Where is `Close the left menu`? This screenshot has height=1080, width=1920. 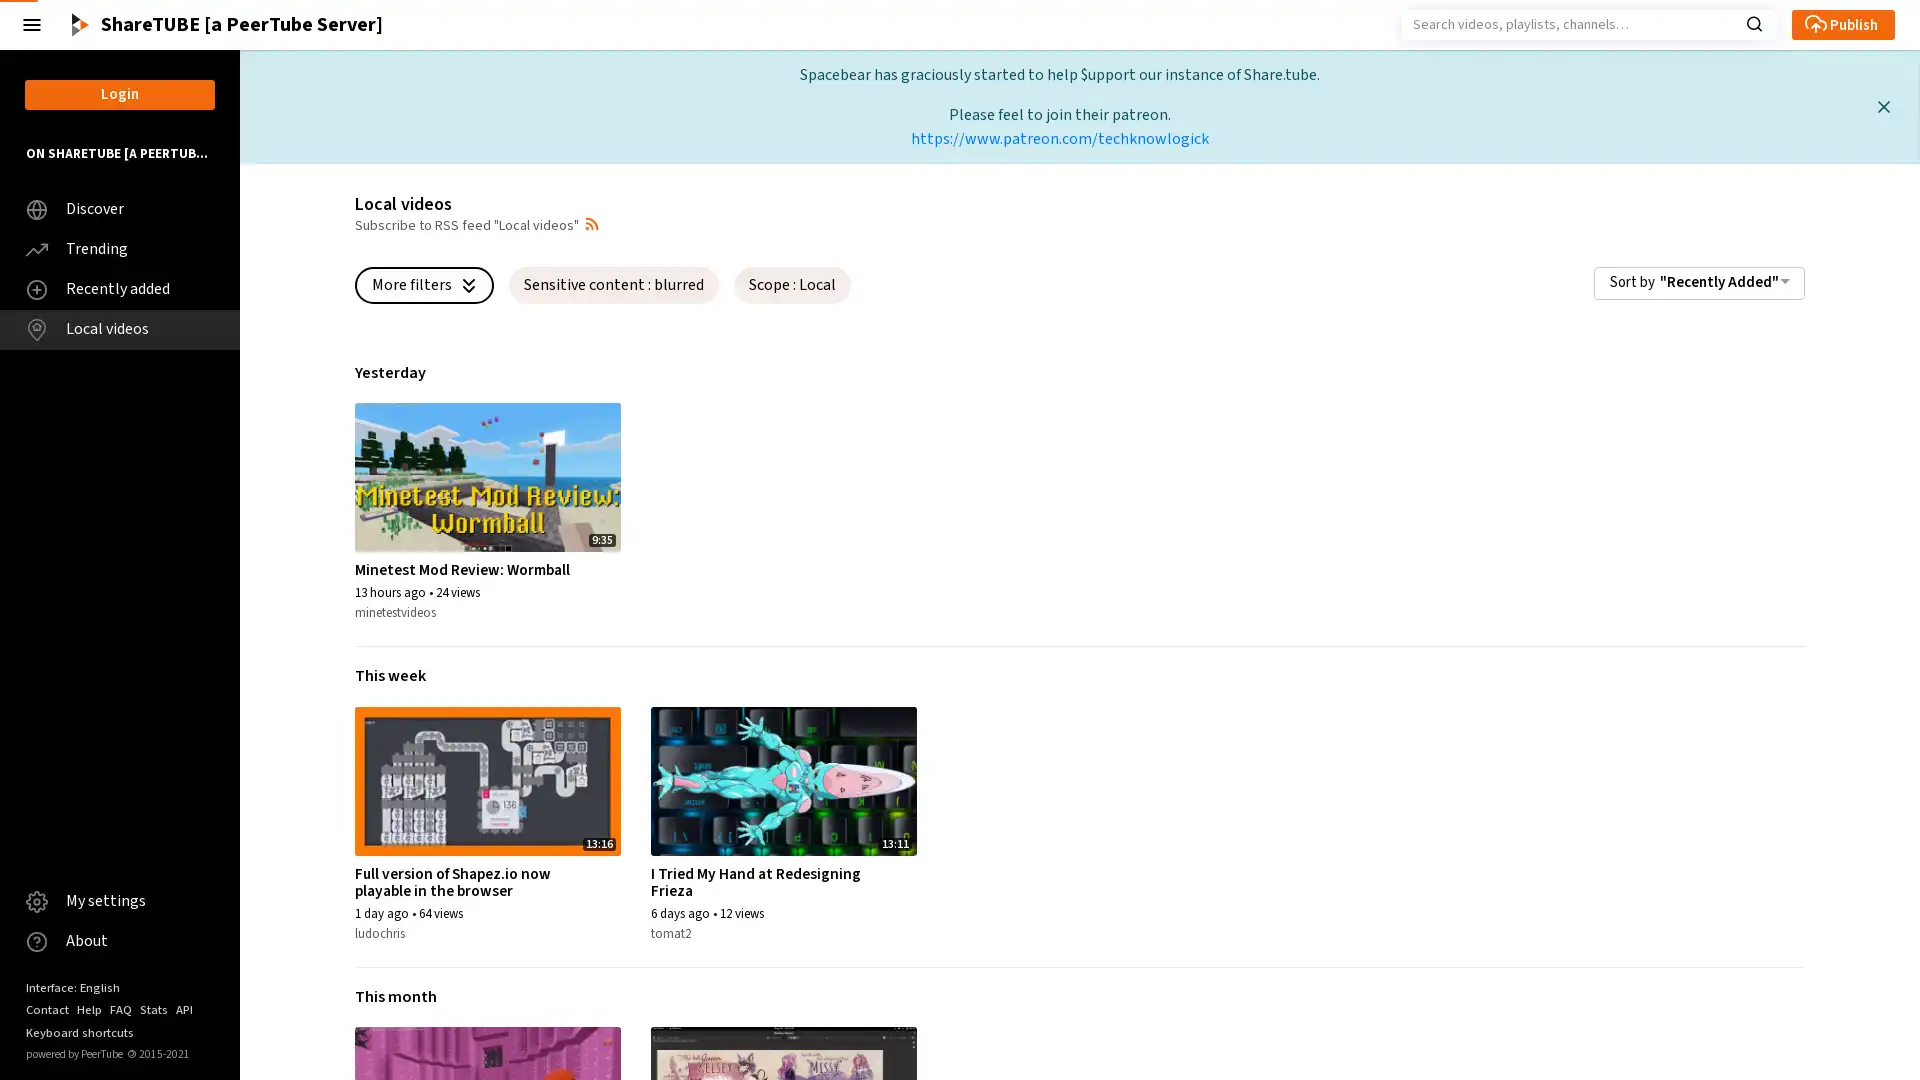 Close the left menu is located at coordinates (32, 24).